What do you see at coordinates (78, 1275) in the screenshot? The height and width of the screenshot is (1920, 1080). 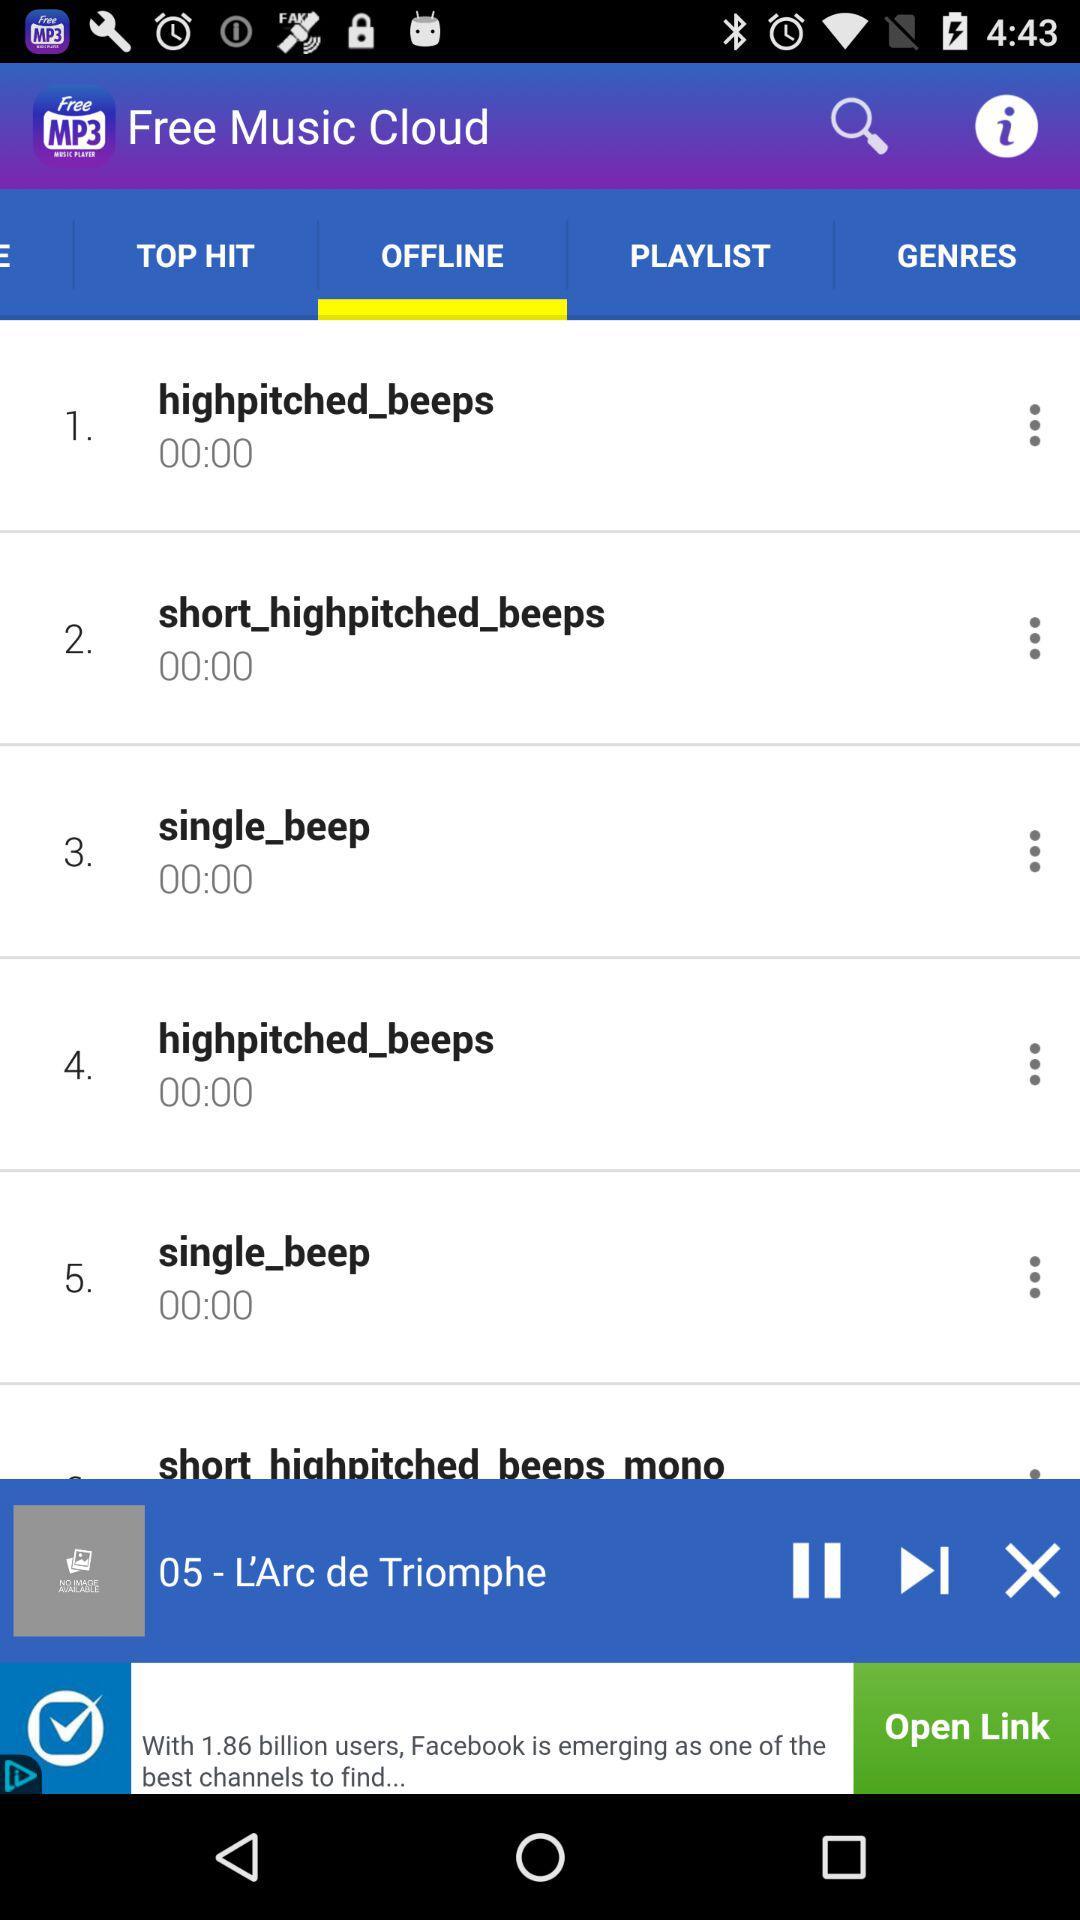 I see `the icon below the 4. icon` at bounding box center [78, 1275].